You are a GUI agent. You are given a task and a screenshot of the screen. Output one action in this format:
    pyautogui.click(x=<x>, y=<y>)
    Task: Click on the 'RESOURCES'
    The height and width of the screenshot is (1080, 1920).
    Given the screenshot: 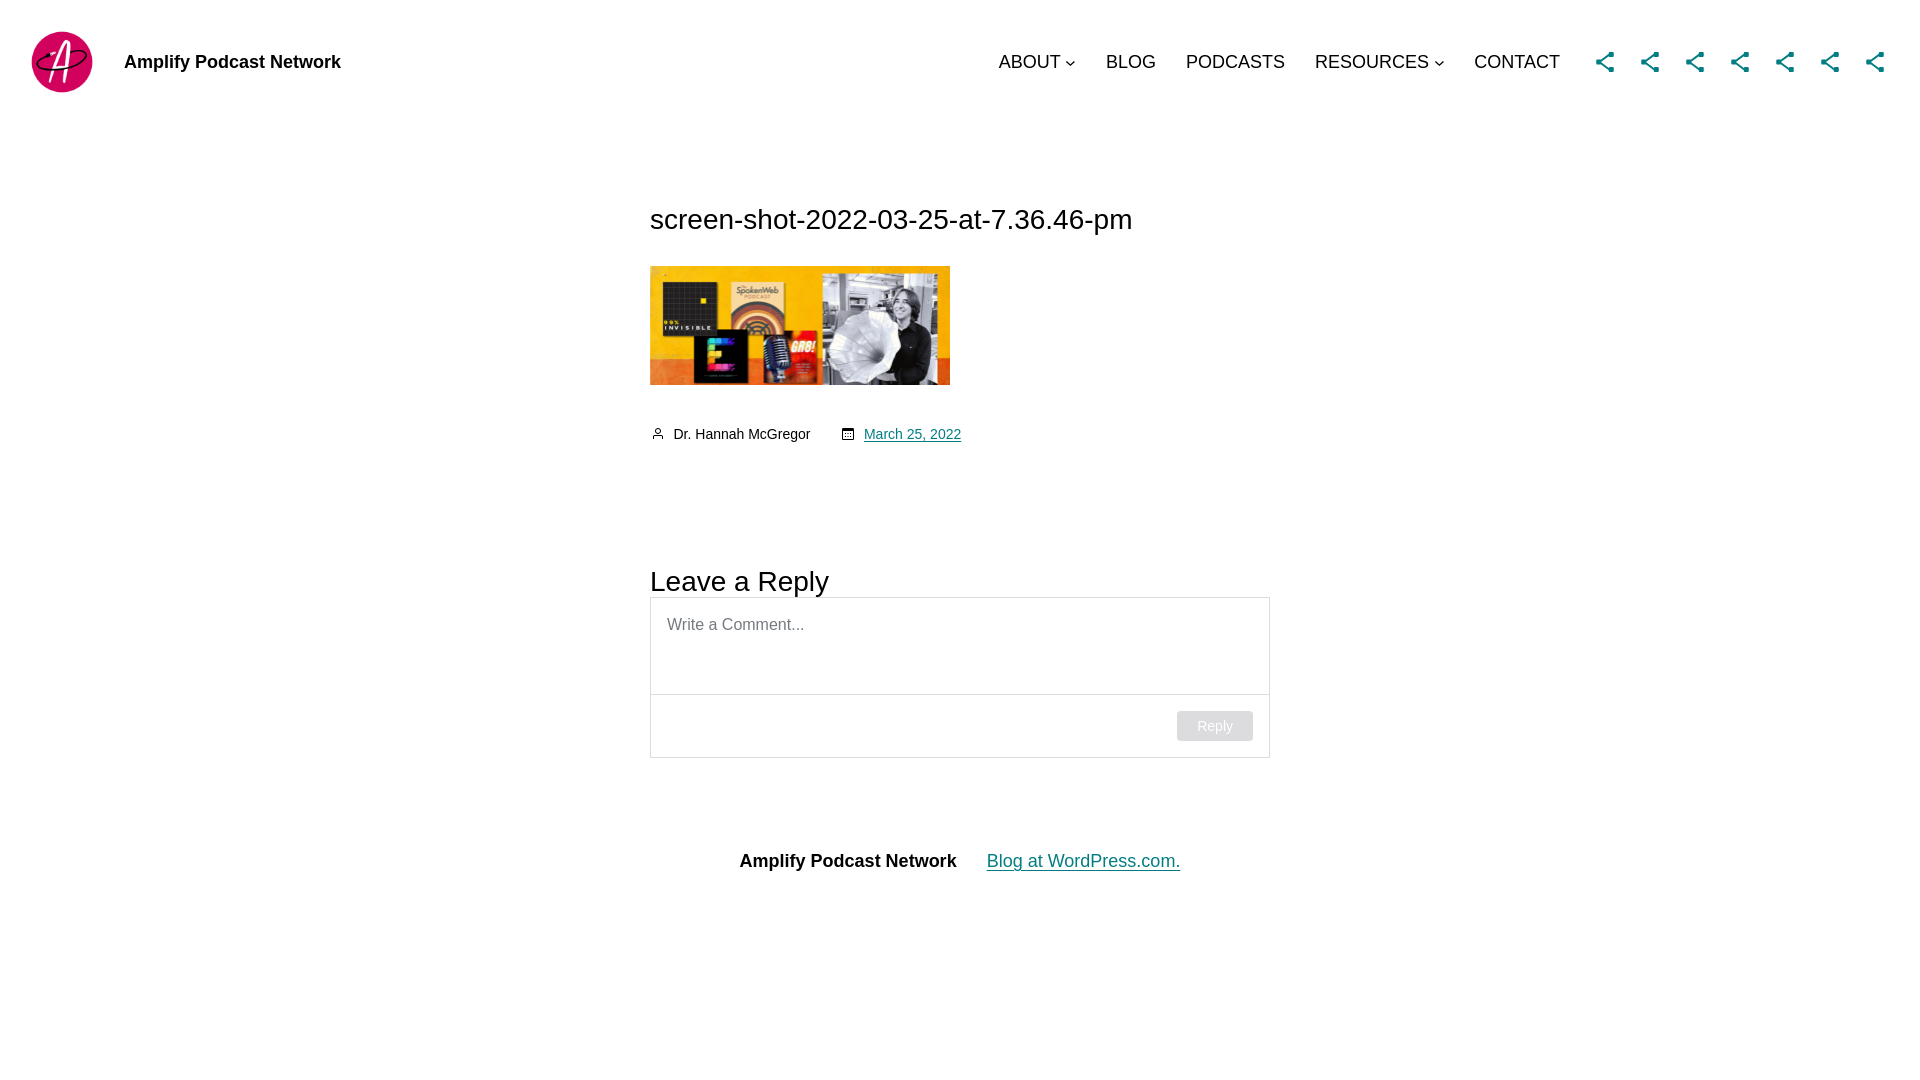 What is the action you would take?
    pyautogui.click(x=1371, y=61)
    